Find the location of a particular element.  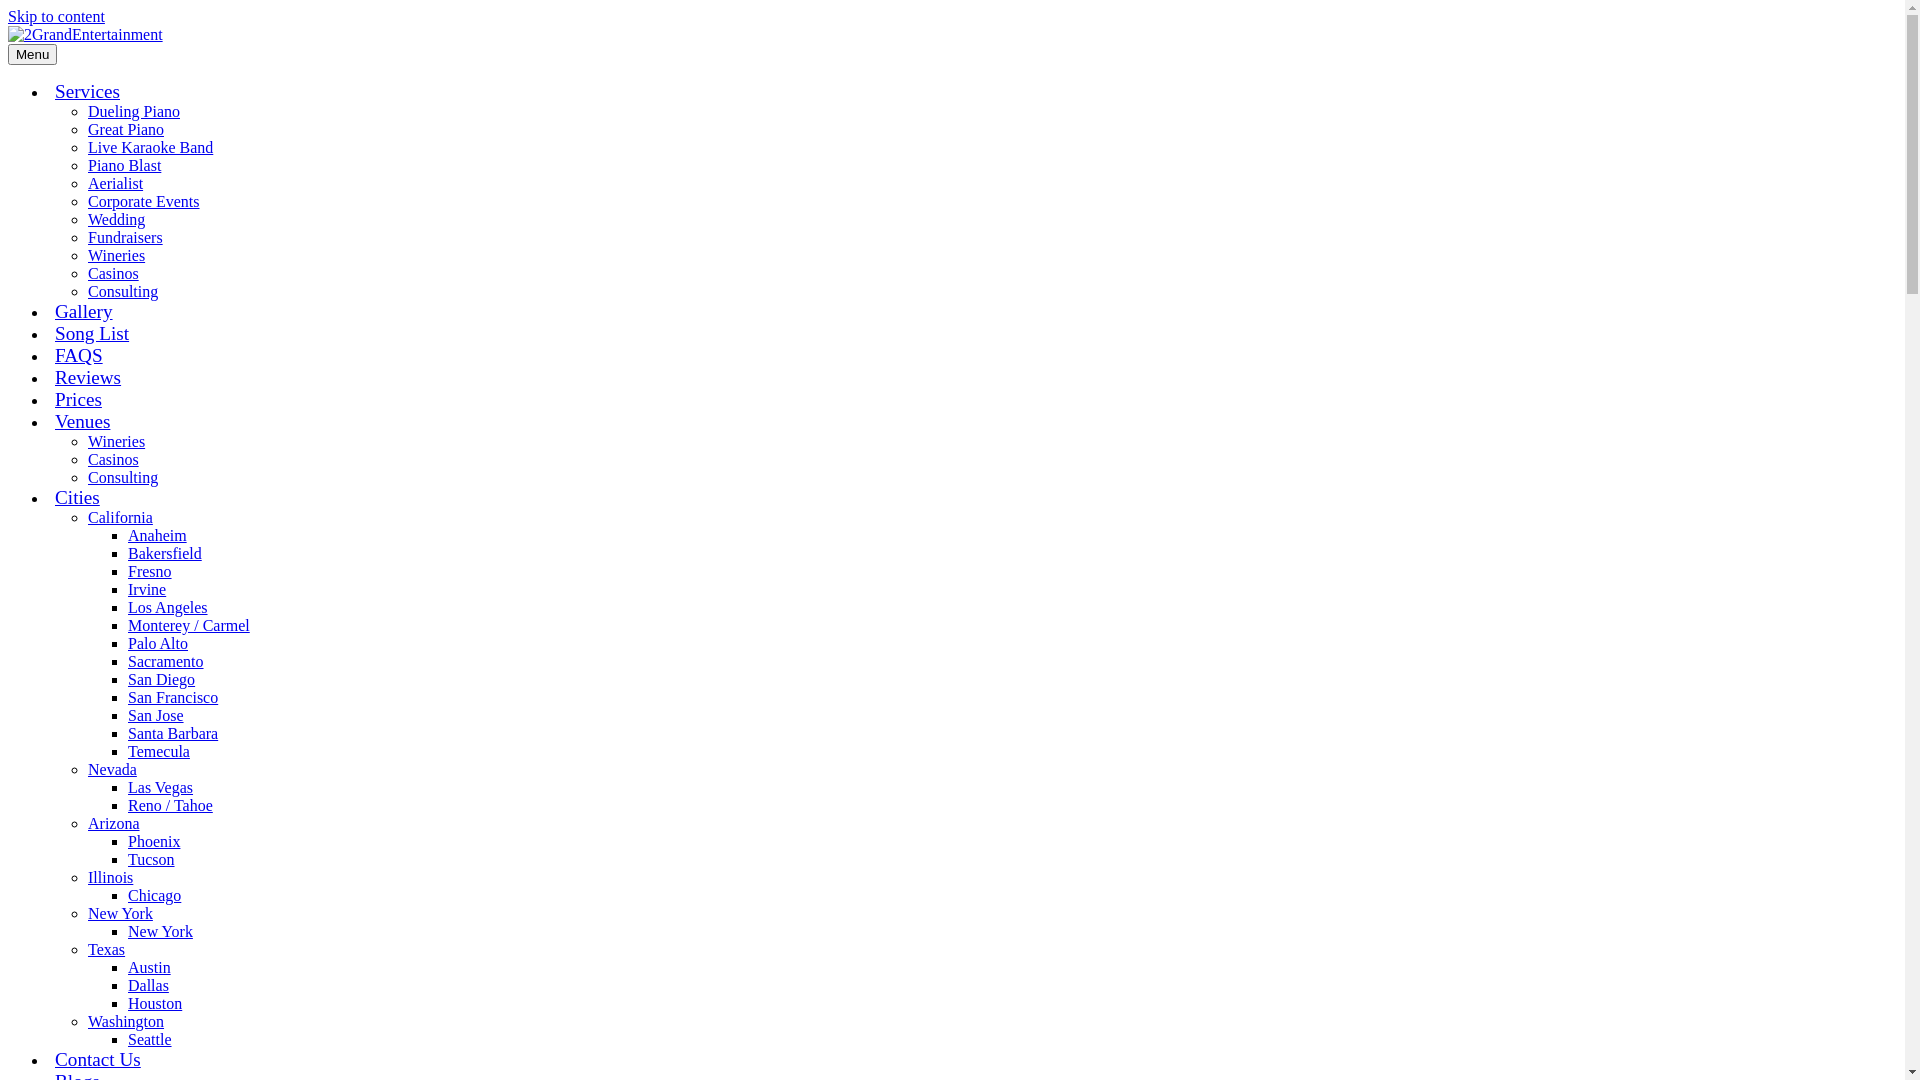

'San Francisco' is located at coordinates (127, 696).